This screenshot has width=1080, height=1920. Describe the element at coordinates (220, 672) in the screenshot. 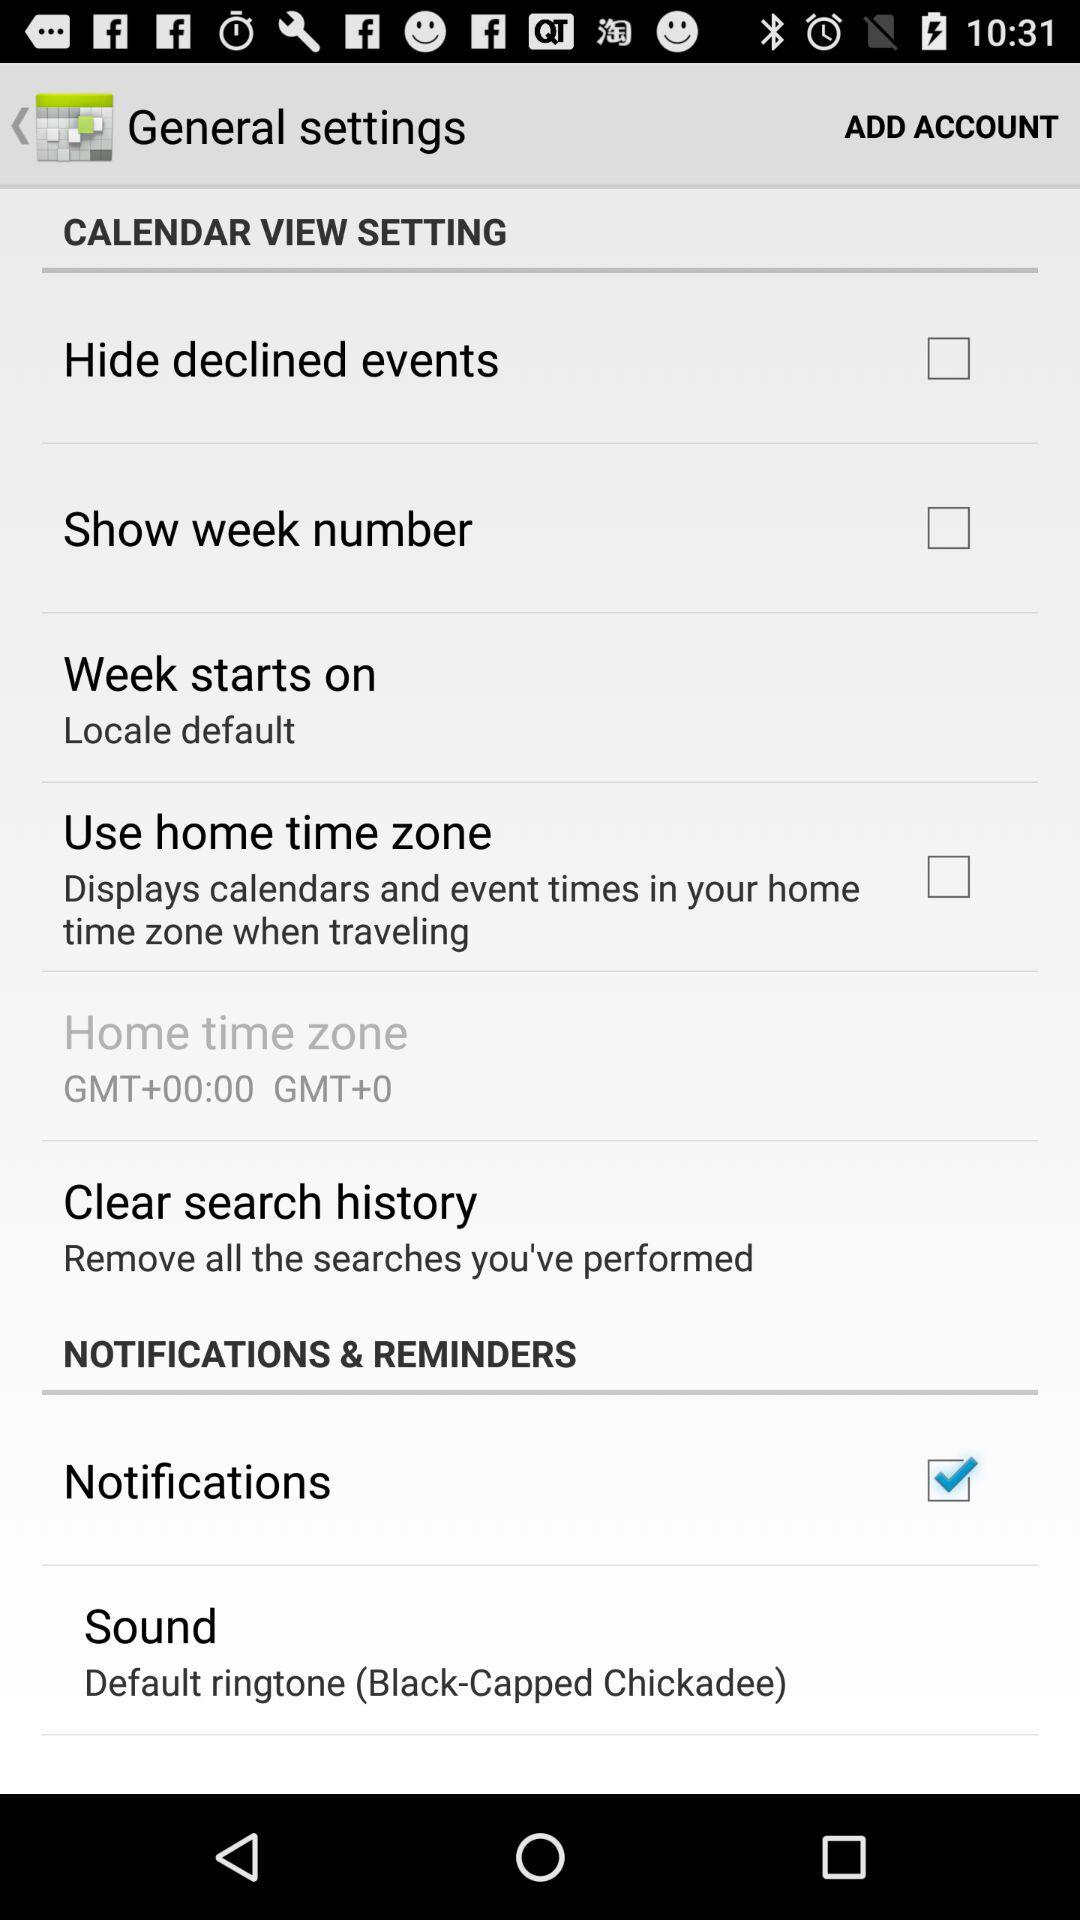

I see `app above locale default icon` at that location.